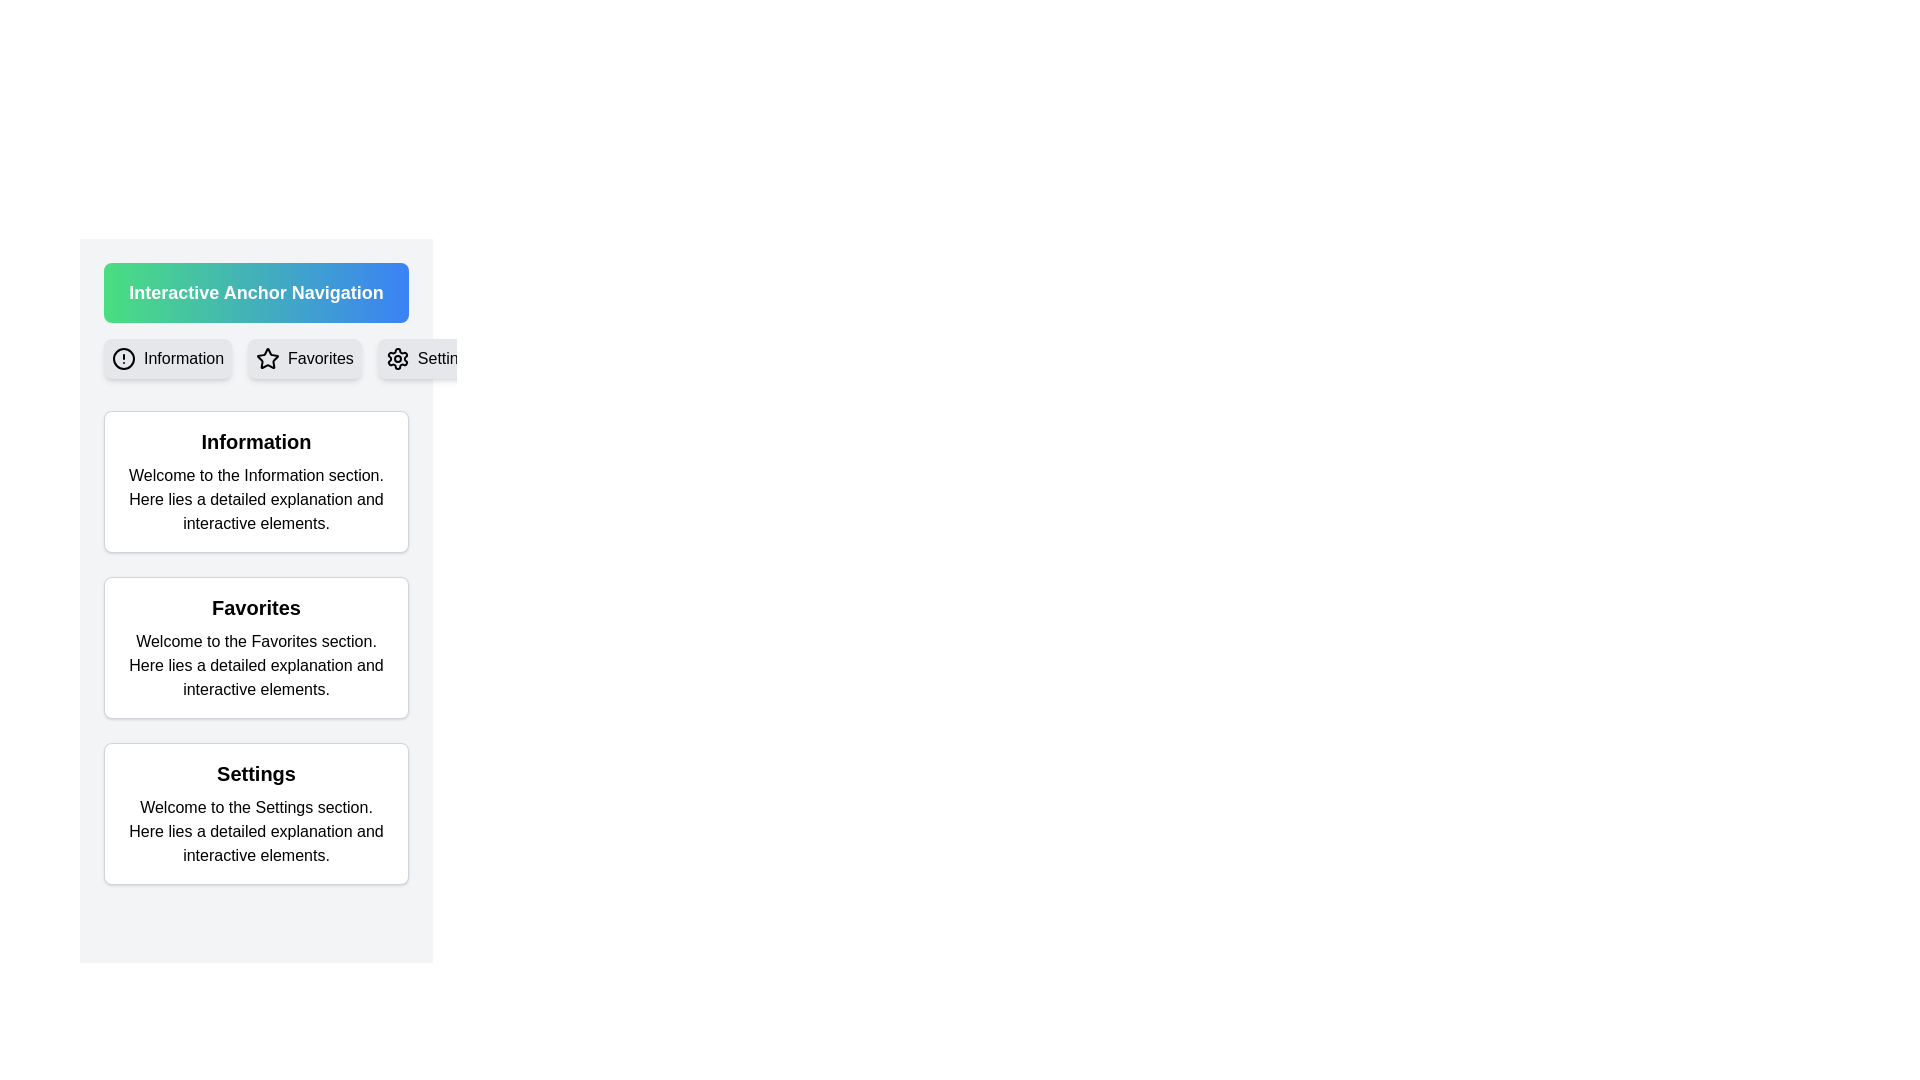  Describe the element at coordinates (123, 357) in the screenshot. I see `the visual representation of the 'Information' icon located within the navigation menu, positioned as the first item with the icon on the left side of the button` at that location.